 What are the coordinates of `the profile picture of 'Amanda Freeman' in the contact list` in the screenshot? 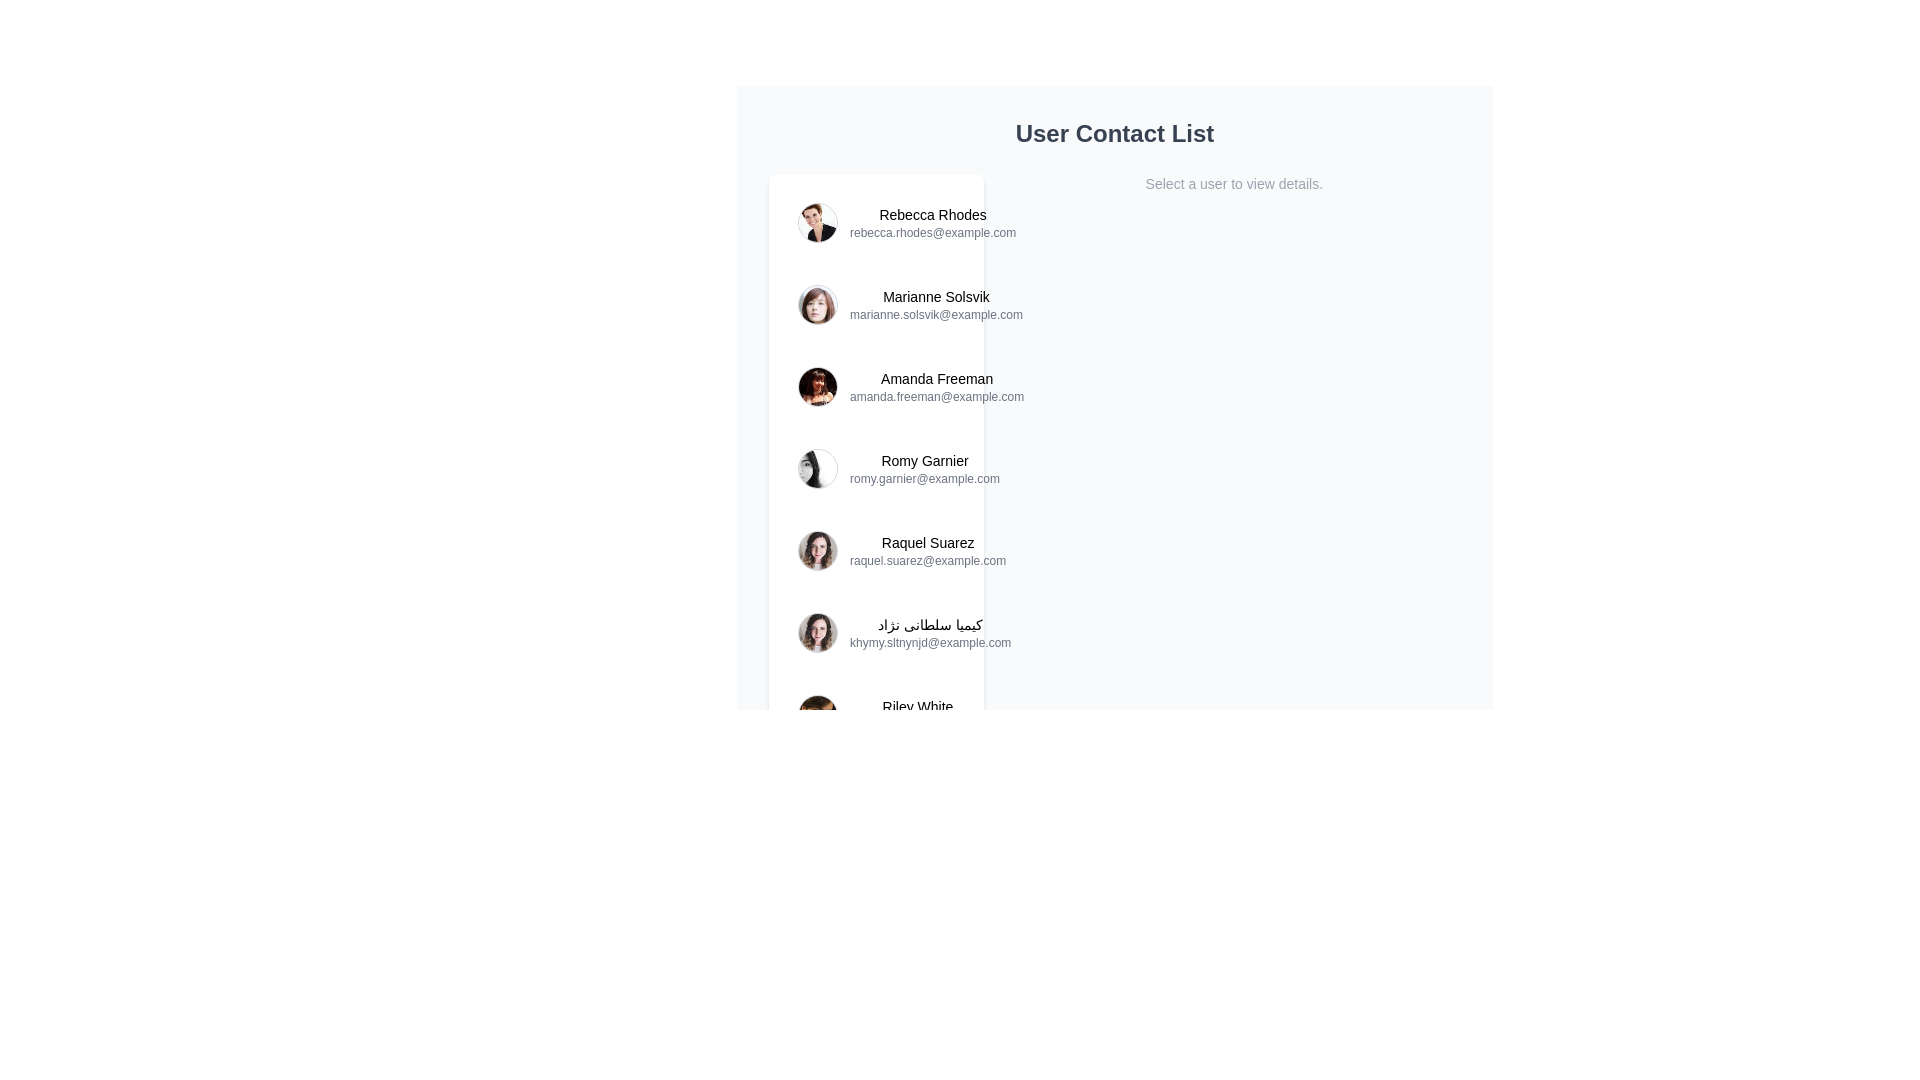 It's located at (817, 386).